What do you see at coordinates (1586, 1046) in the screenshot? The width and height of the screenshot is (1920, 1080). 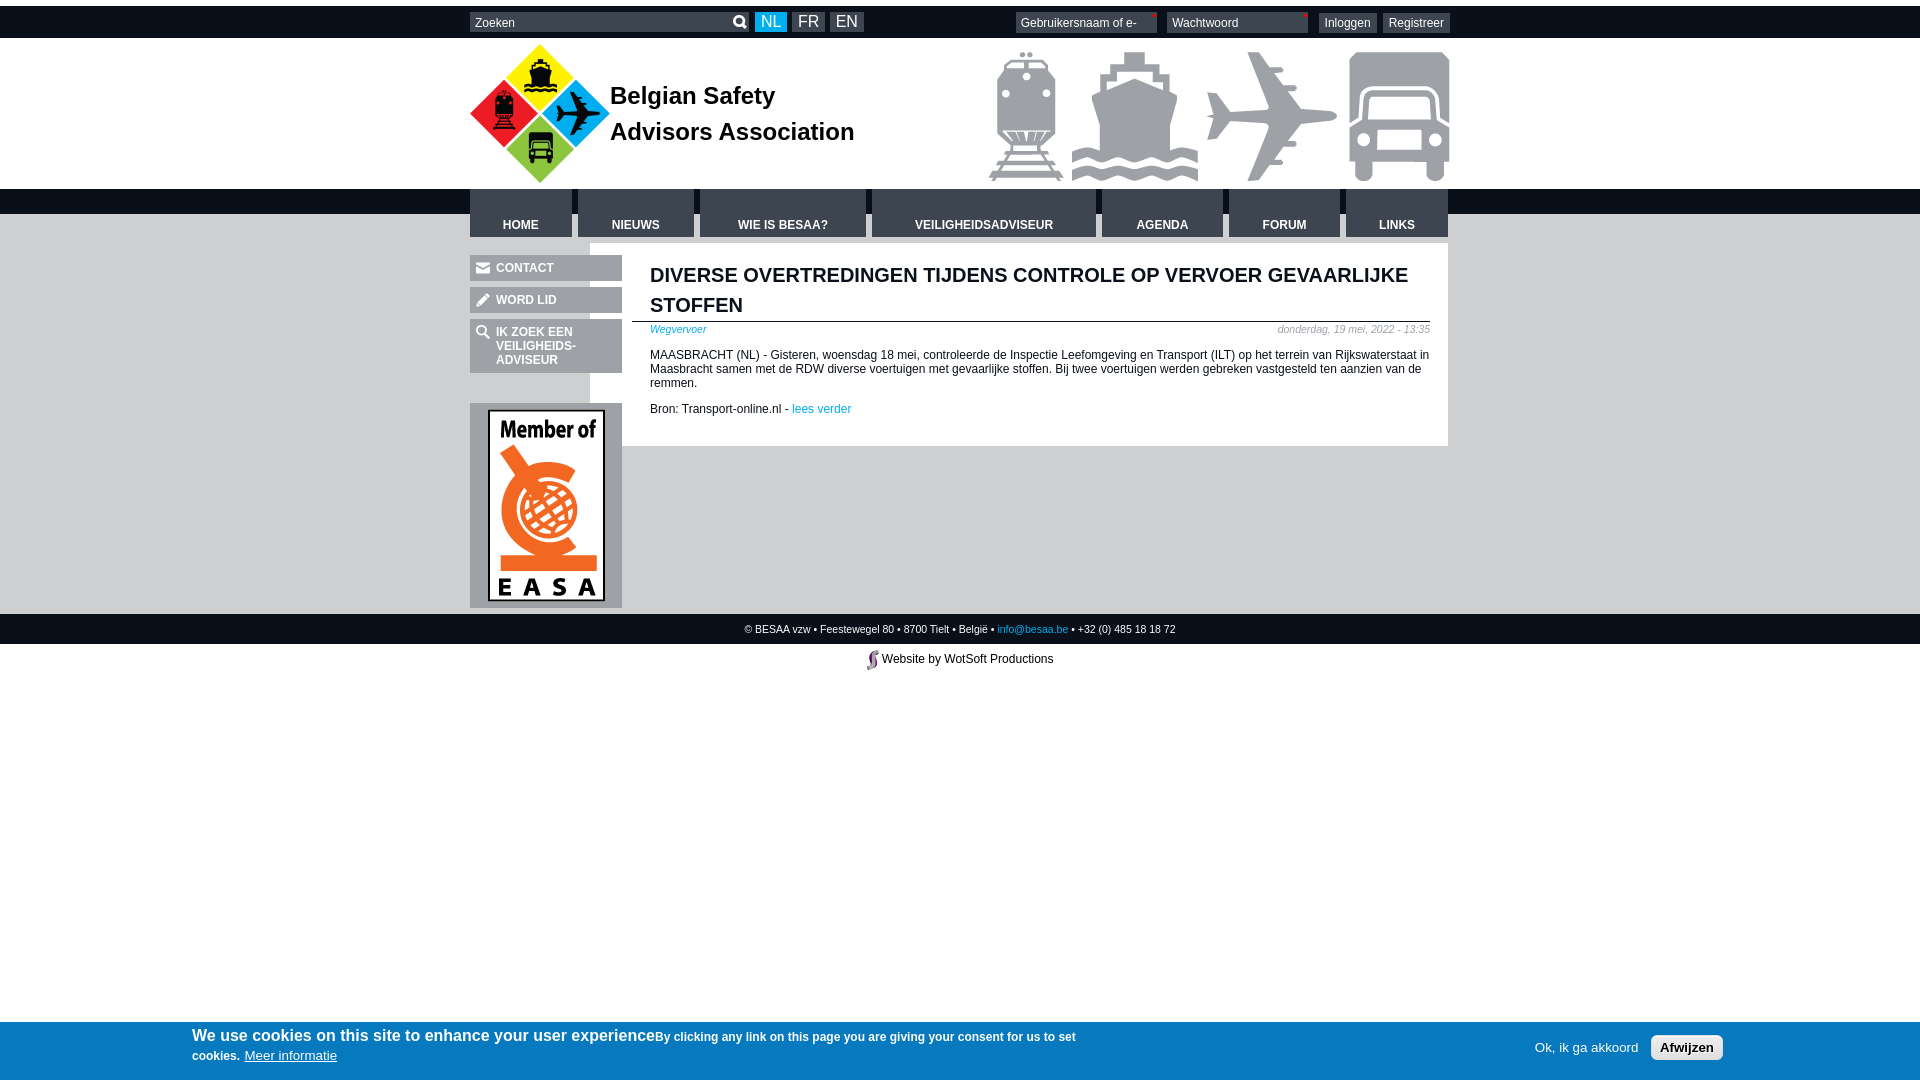 I see `'Ok, ik ga akkoord'` at bounding box center [1586, 1046].